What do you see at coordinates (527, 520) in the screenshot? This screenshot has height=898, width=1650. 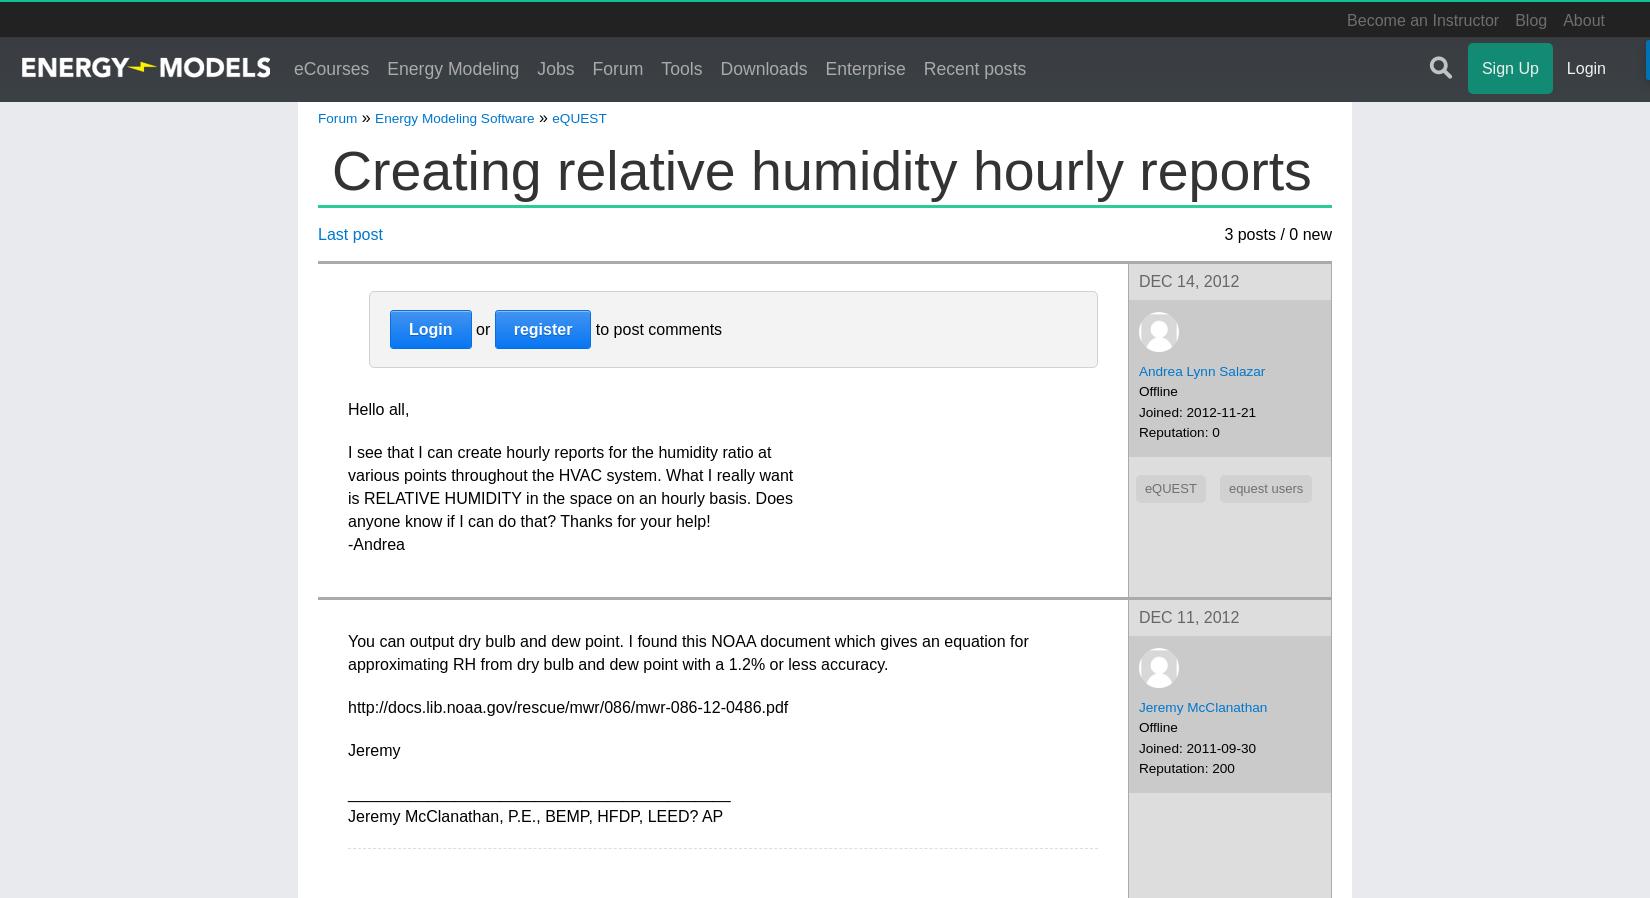 I see `'anyone know if I can do that?  Thanks for your help!'` at bounding box center [527, 520].